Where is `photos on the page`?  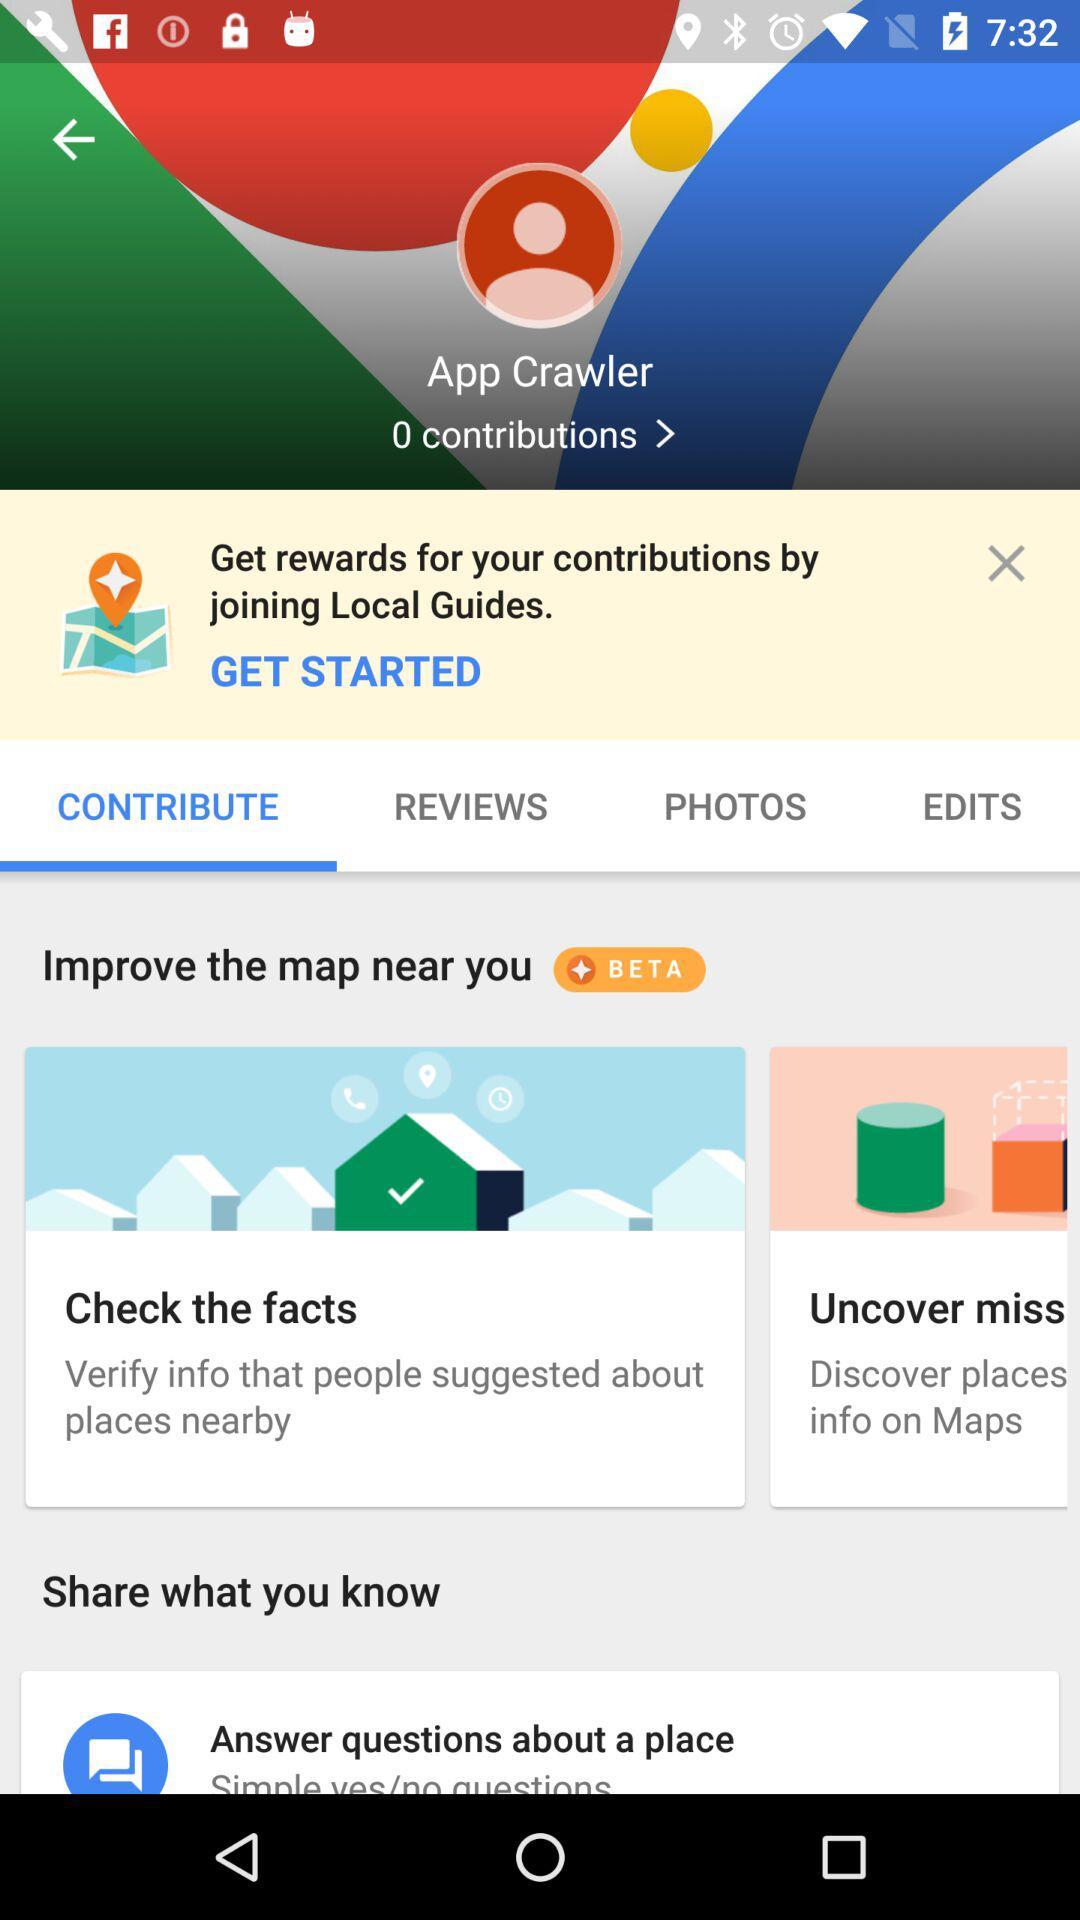 photos on the page is located at coordinates (735, 806).